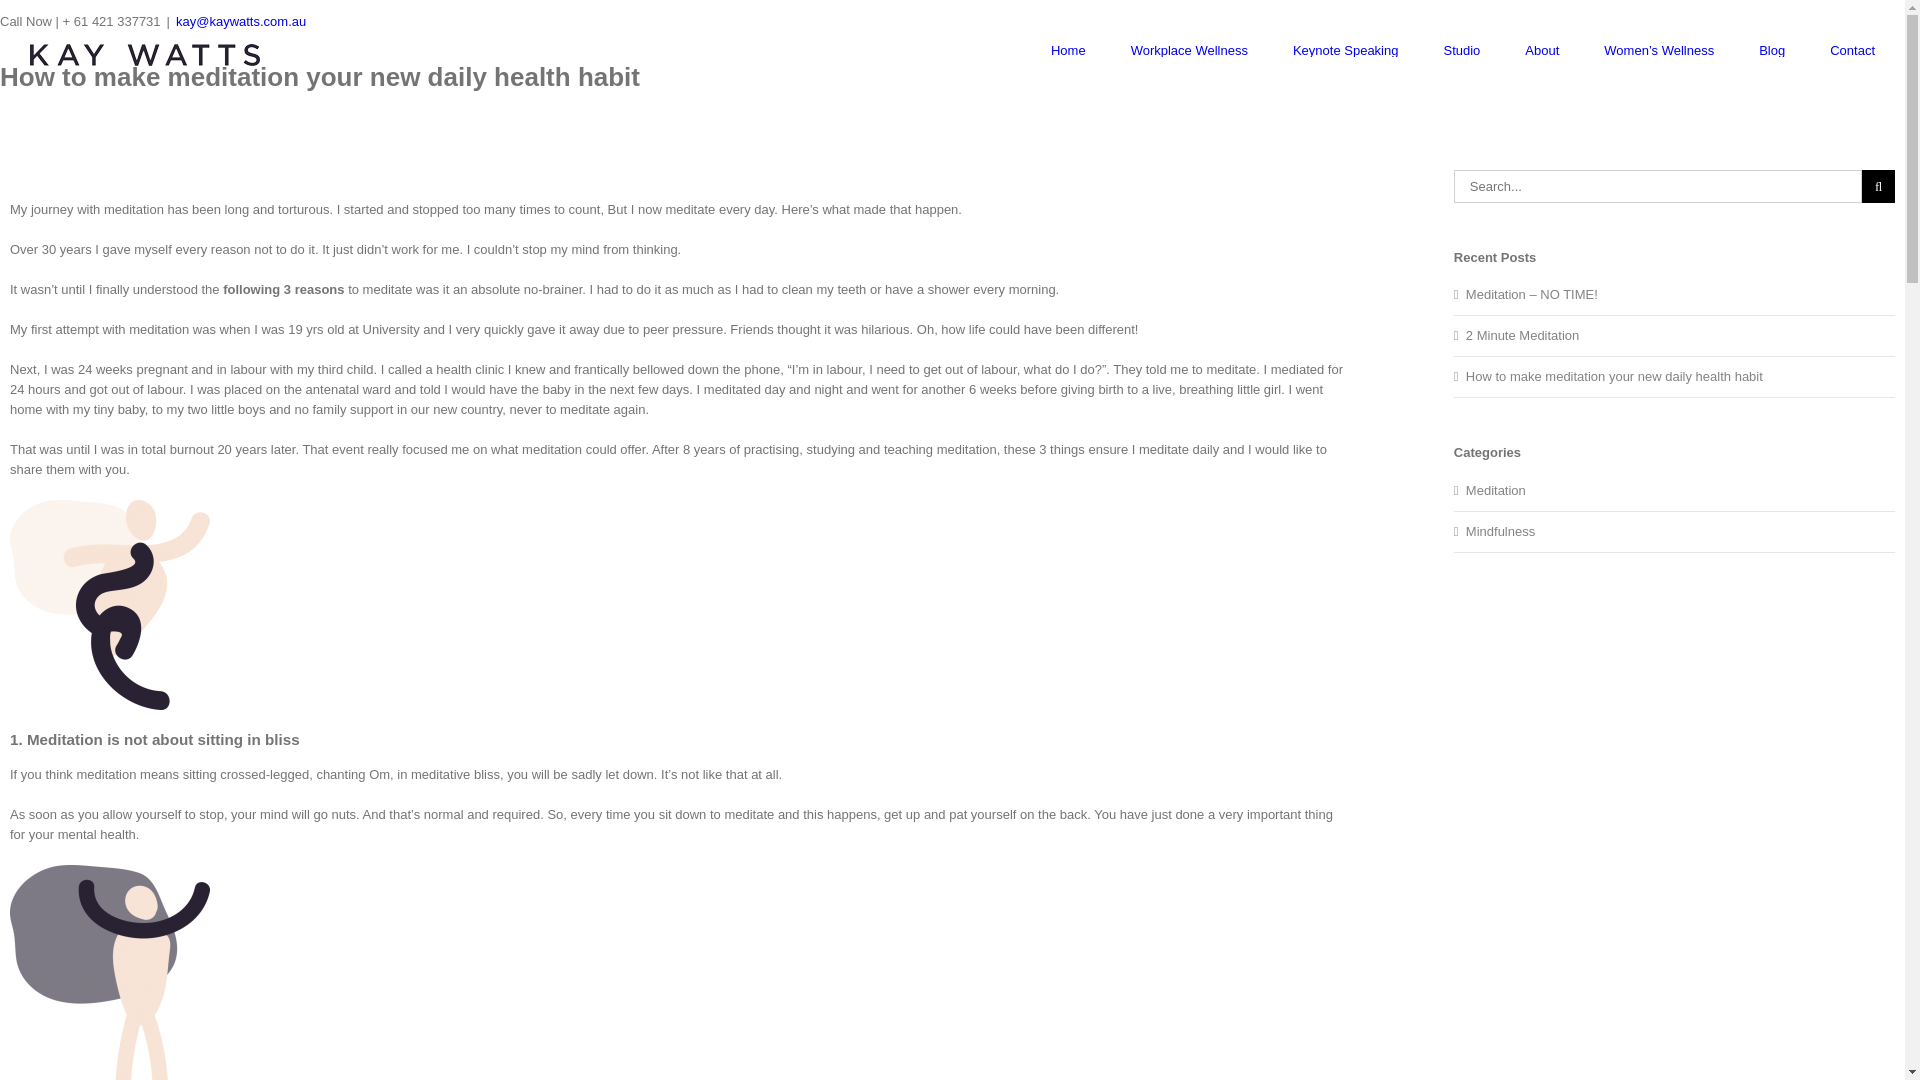  What do you see at coordinates (1829, 49) in the screenshot?
I see `'Contact'` at bounding box center [1829, 49].